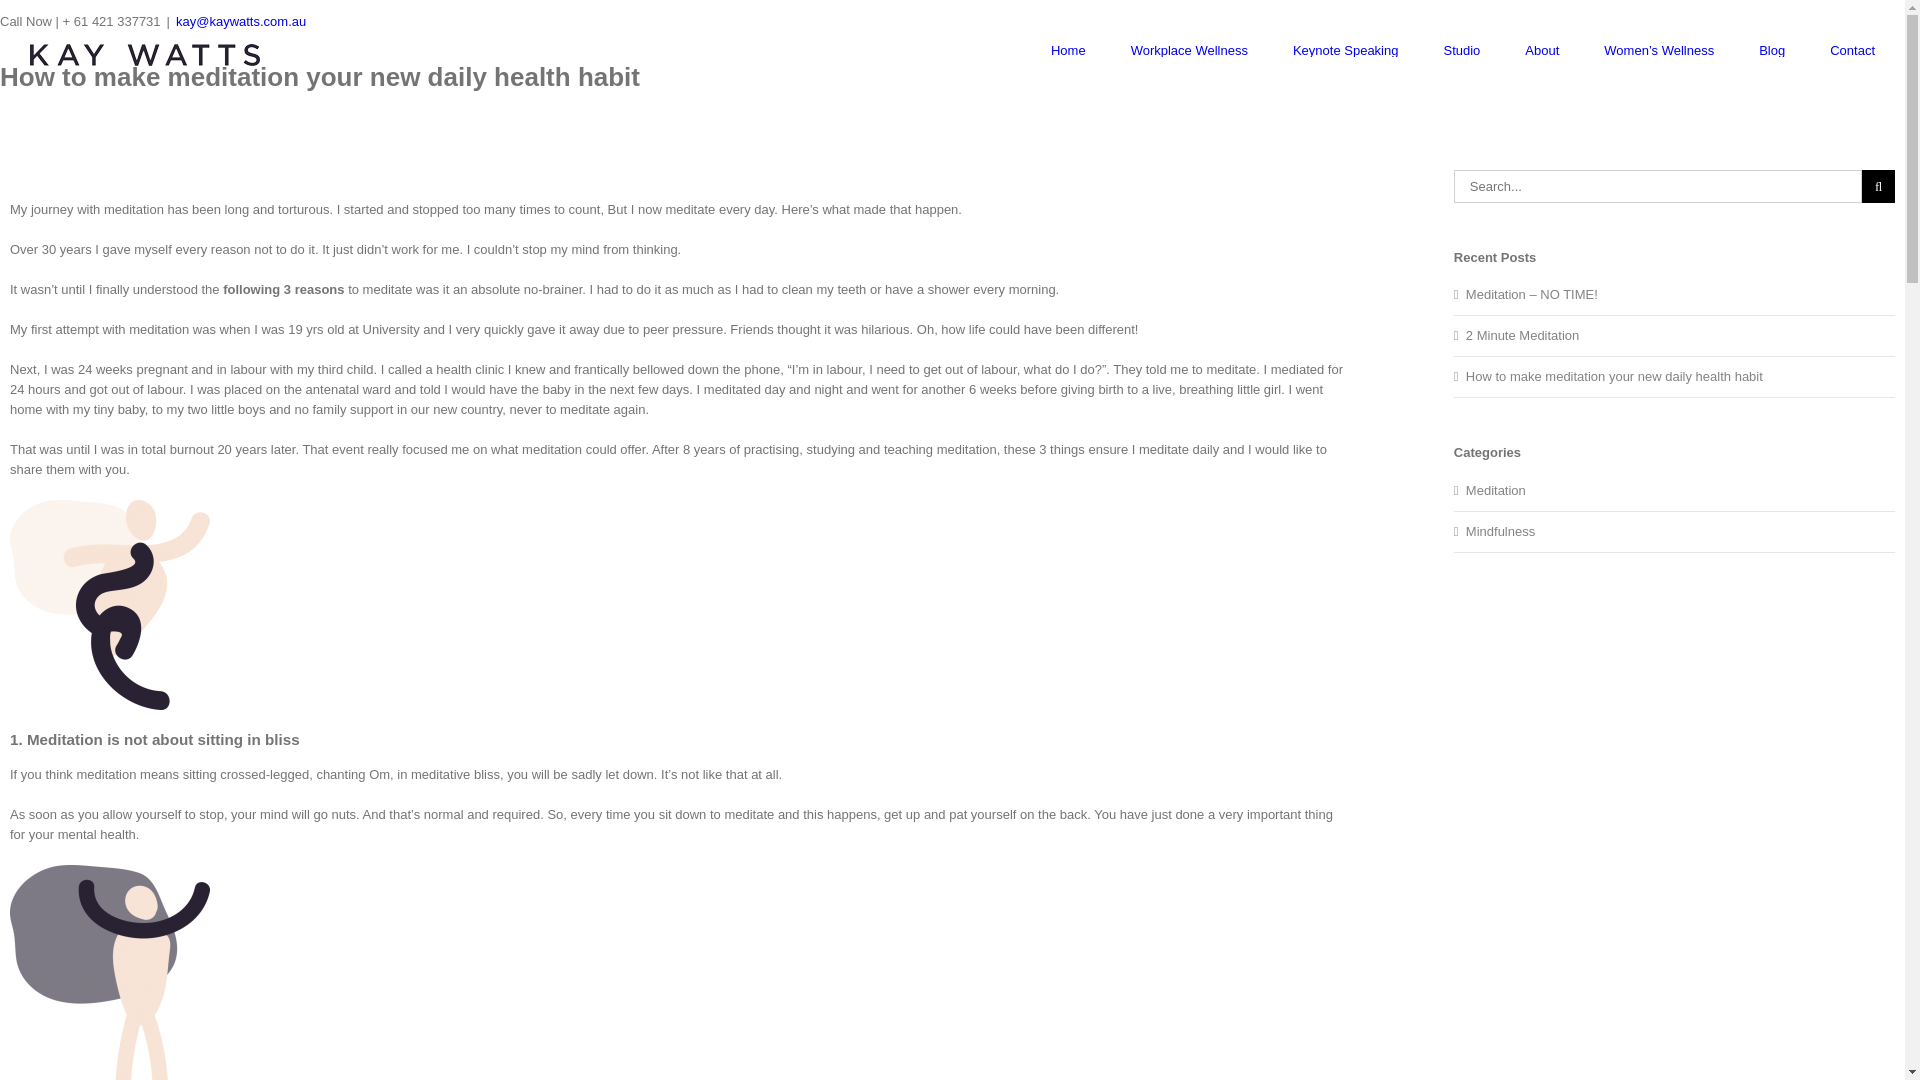  What do you see at coordinates (1829, 49) in the screenshot?
I see `'Contact'` at bounding box center [1829, 49].